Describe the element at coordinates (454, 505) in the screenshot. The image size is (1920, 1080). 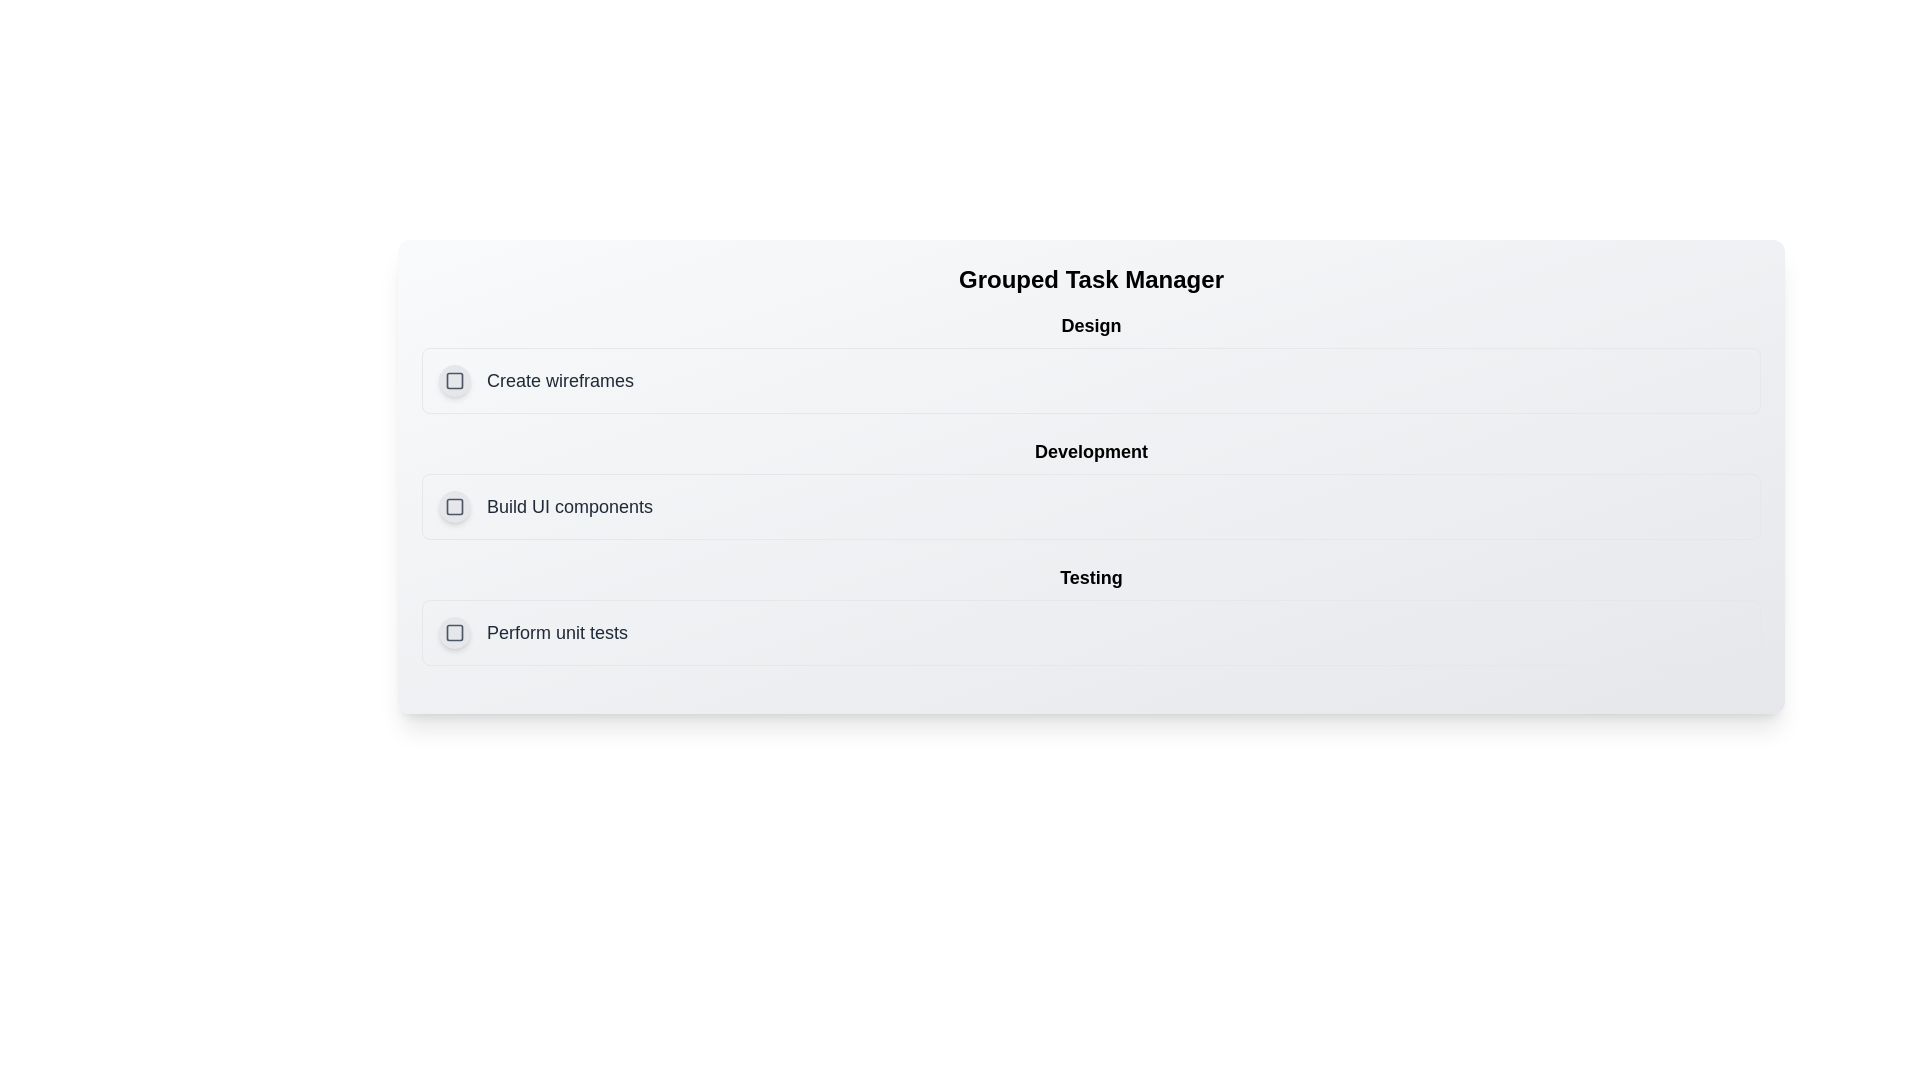
I see `the second checkbox in the vertical list of tasks for 'Build UI components'` at that location.